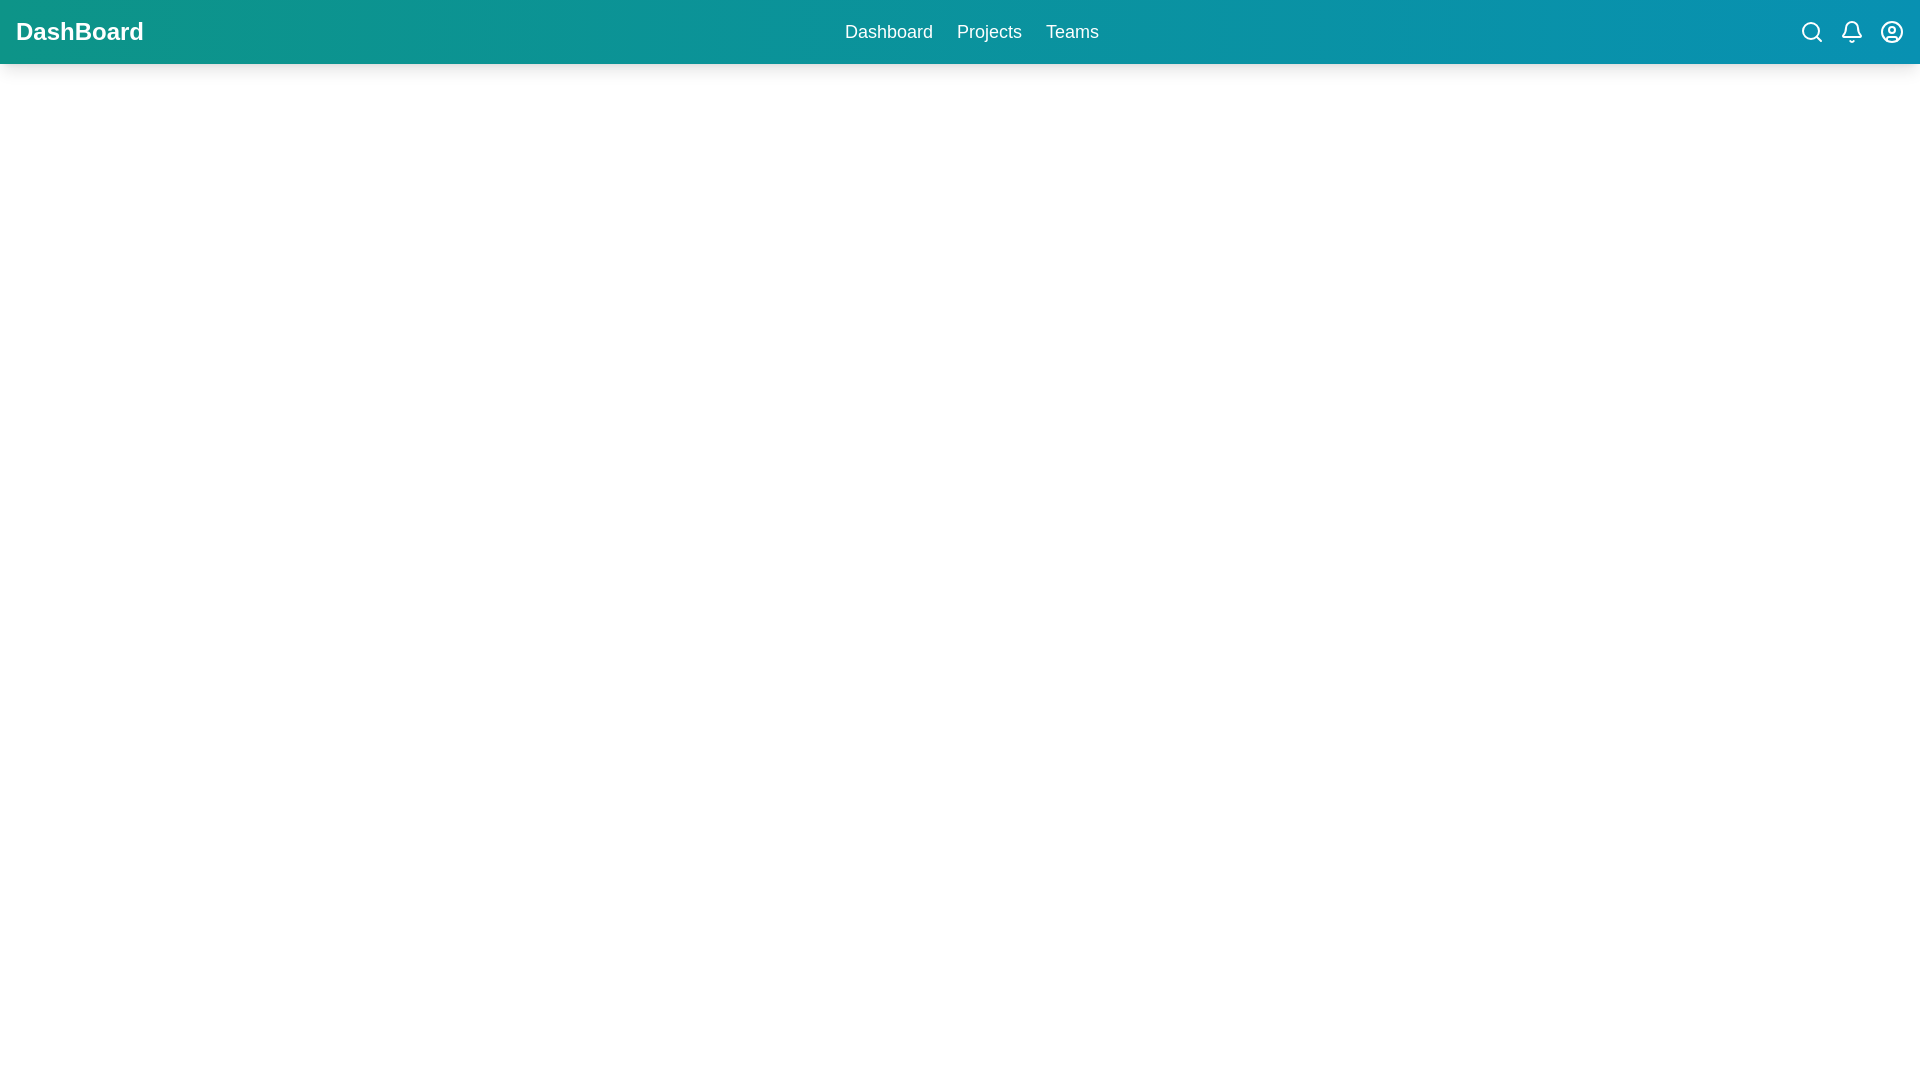  I want to click on the static text label that serves as the title for the Dashboard section, located at the leftmost part of the top navigation bar, so click(80, 31).